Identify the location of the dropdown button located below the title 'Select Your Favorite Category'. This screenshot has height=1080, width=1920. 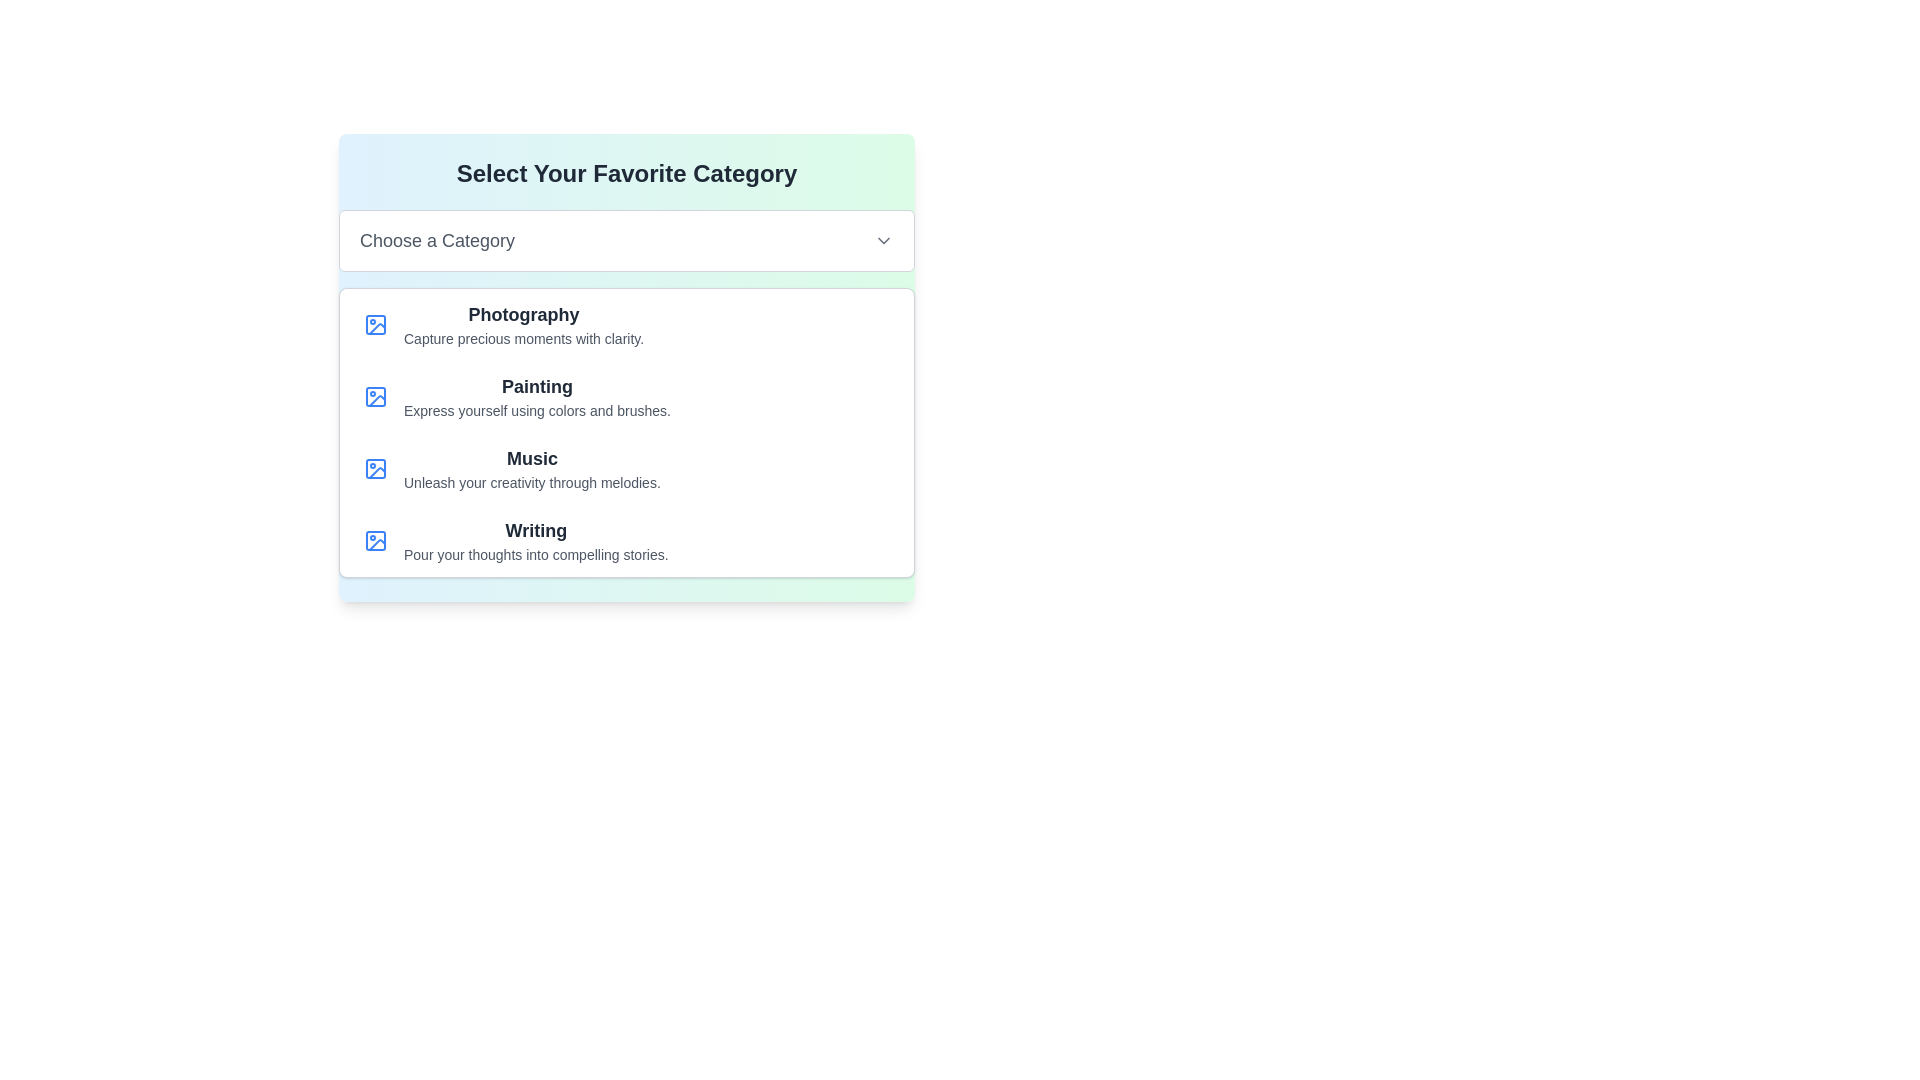
(626, 239).